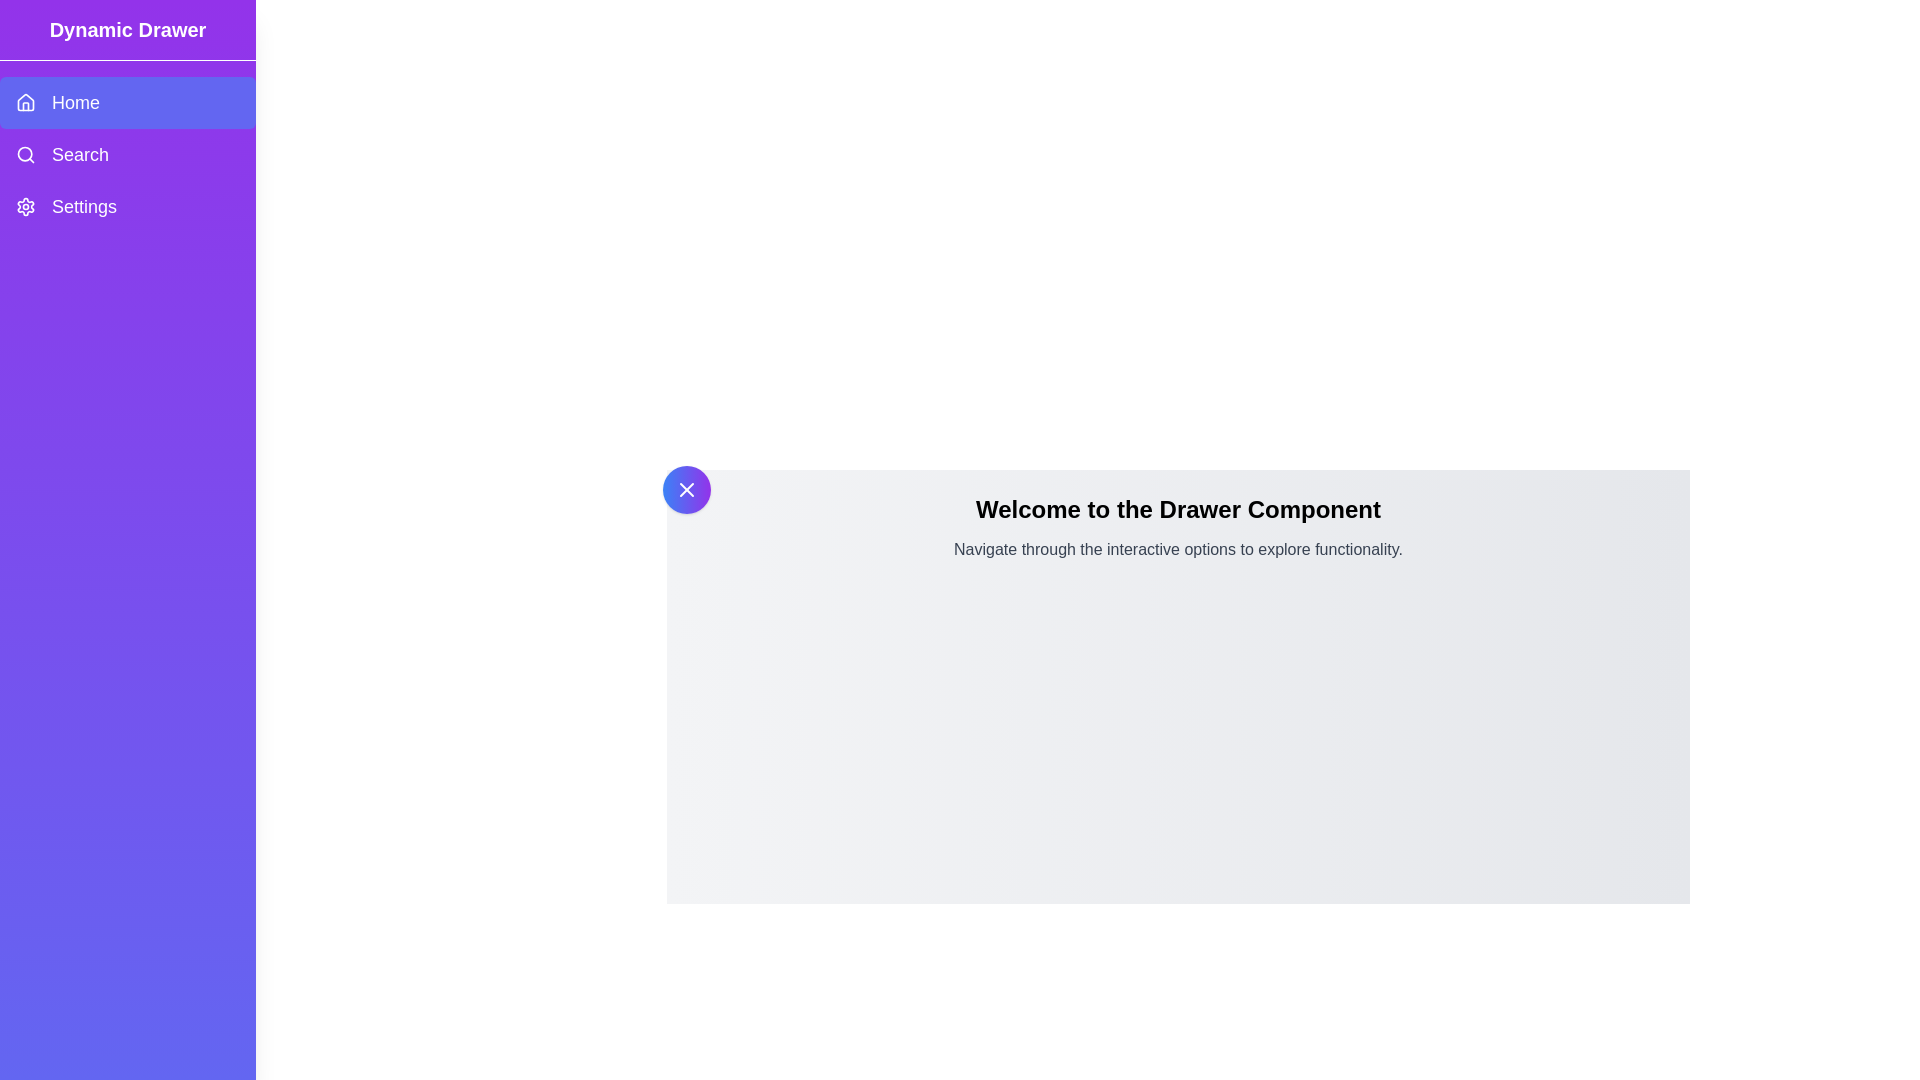 This screenshot has width=1920, height=1080. I want to click on the Search from the drawer menu, so click(127, 153).